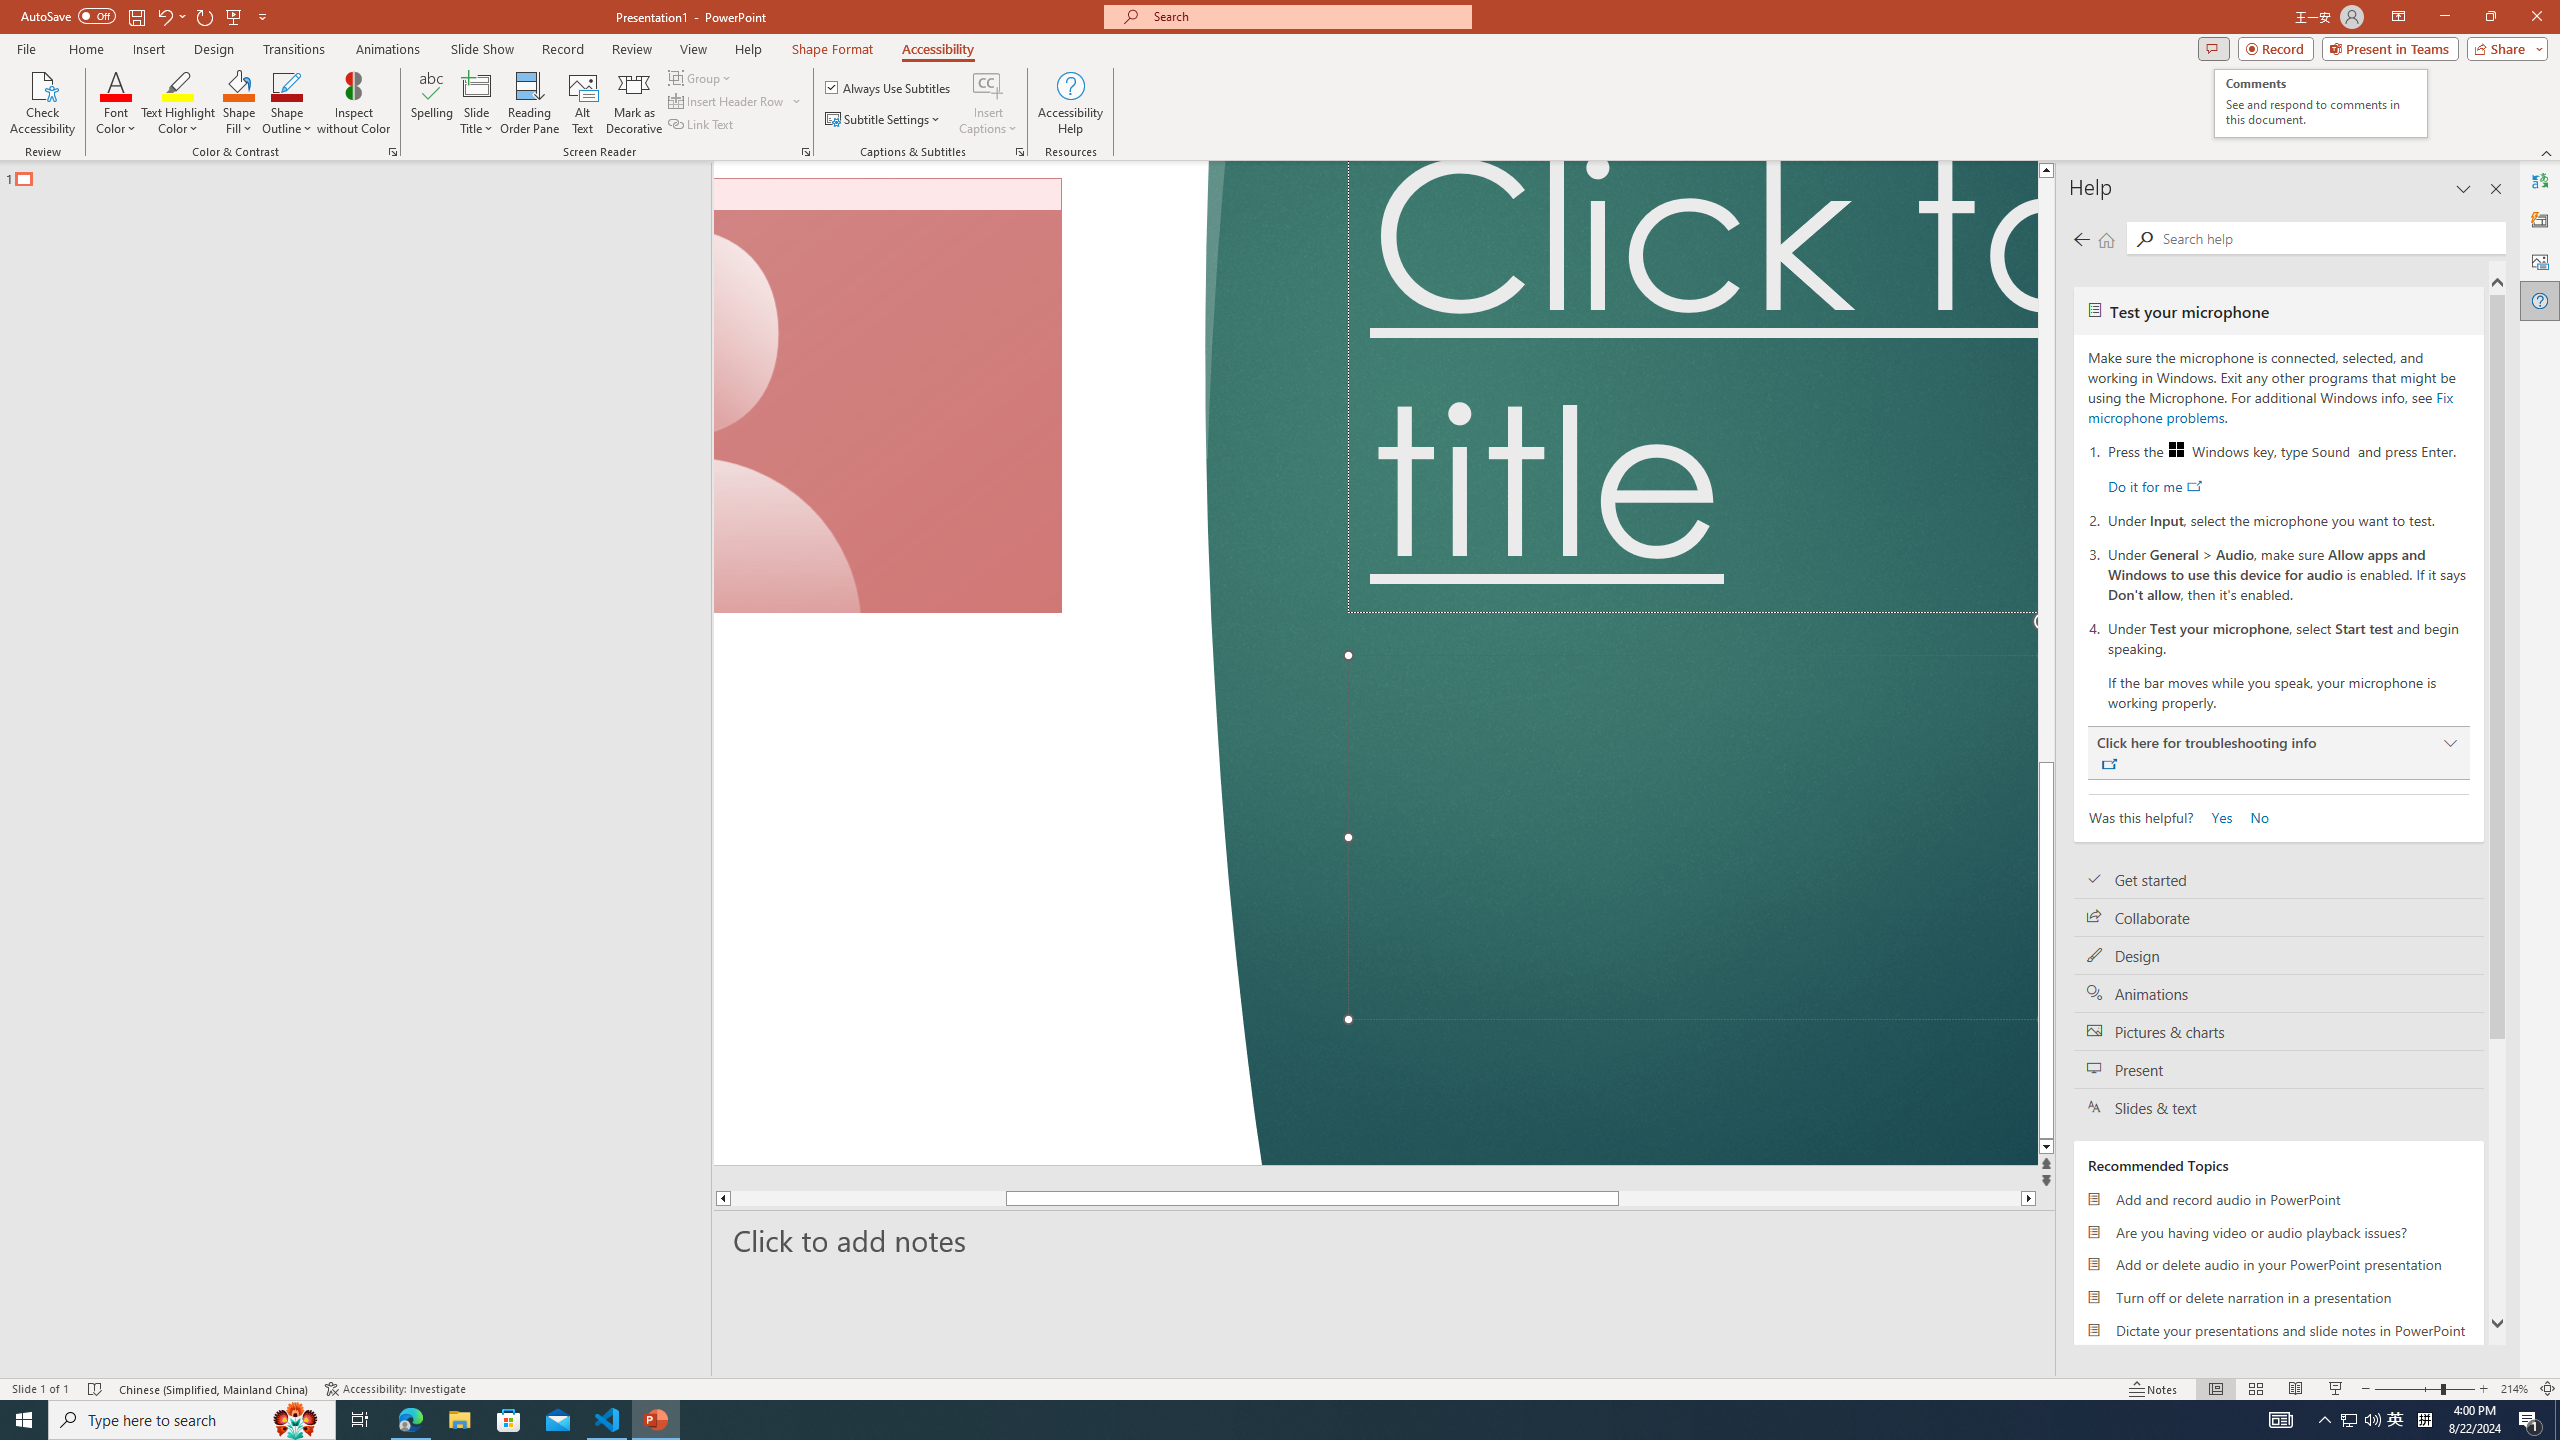 The width and height of the screenshot is (2560, 1440). What do you see at coordinates (2214, 816) in the screenshot?
I see `'Yes'` at bounding box center [2214, 816].